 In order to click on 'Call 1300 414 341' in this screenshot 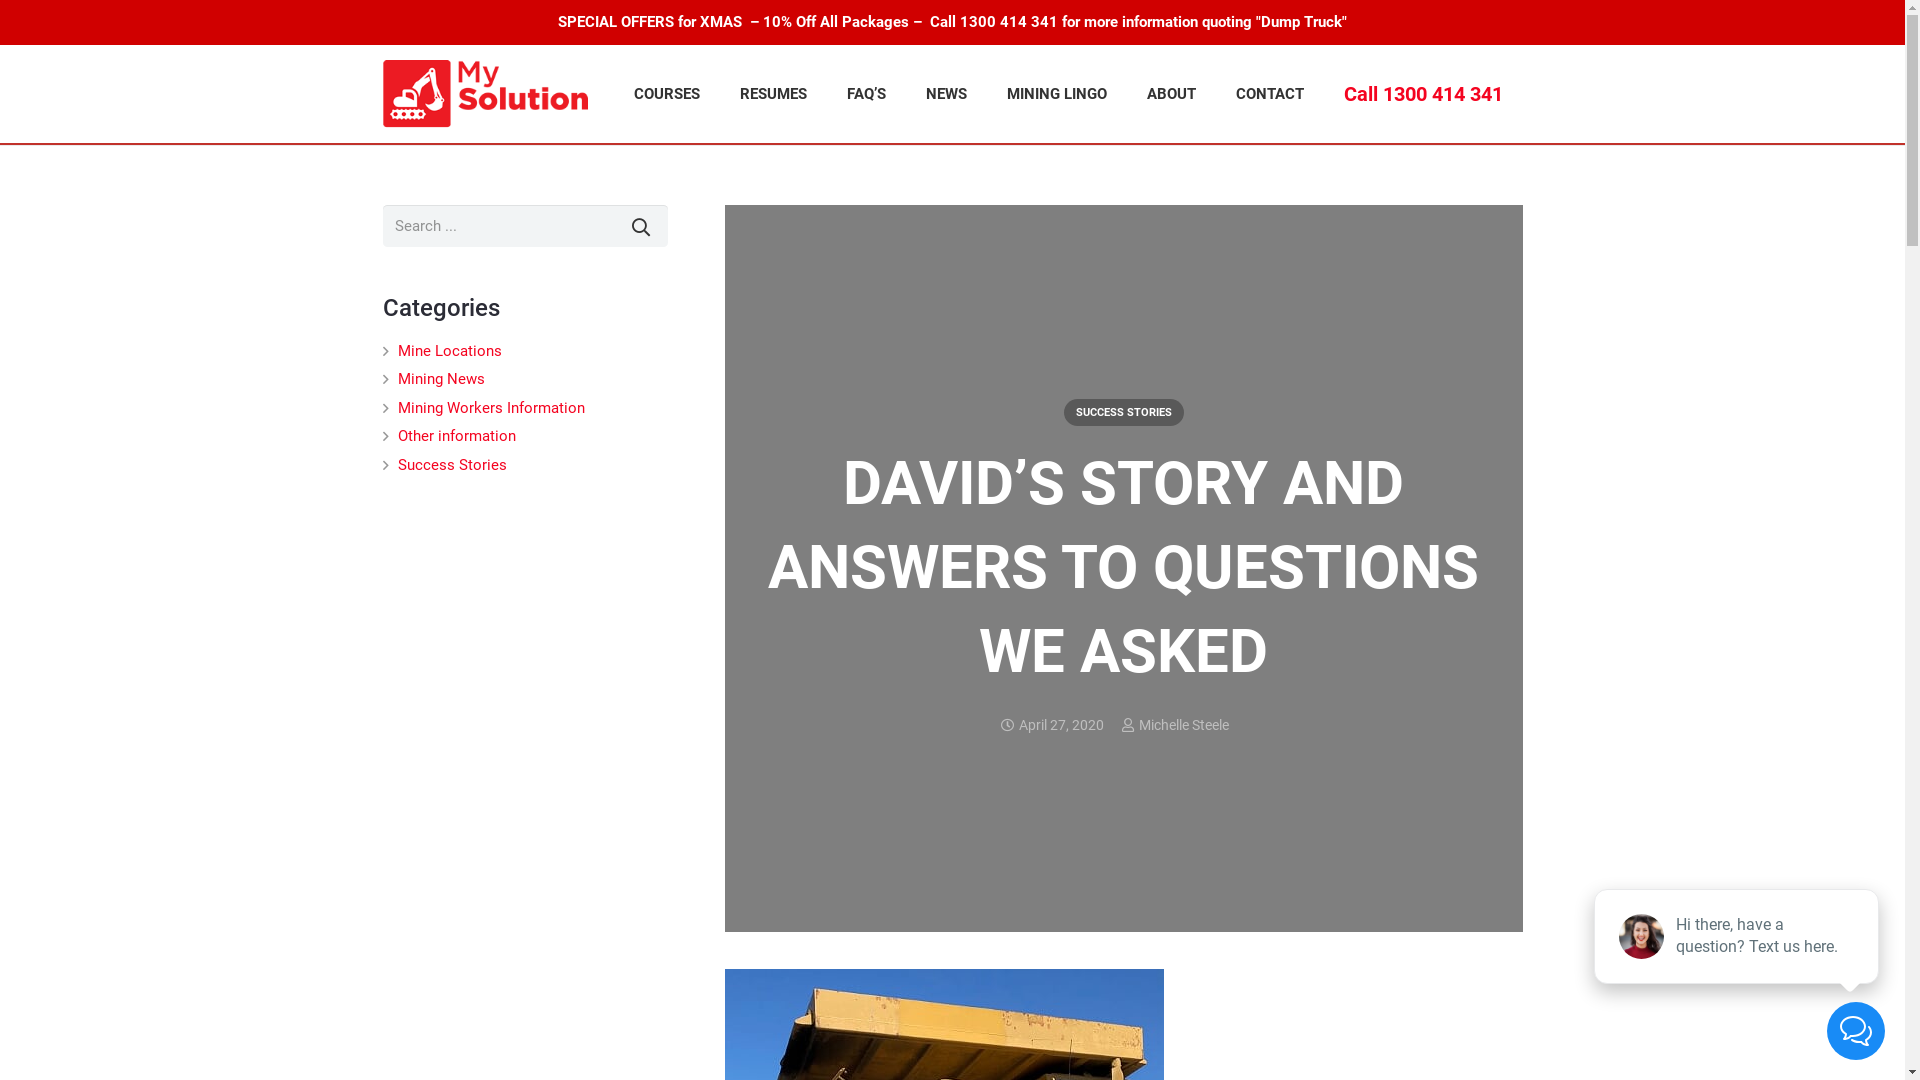, I will do `click(1324, 93)`.